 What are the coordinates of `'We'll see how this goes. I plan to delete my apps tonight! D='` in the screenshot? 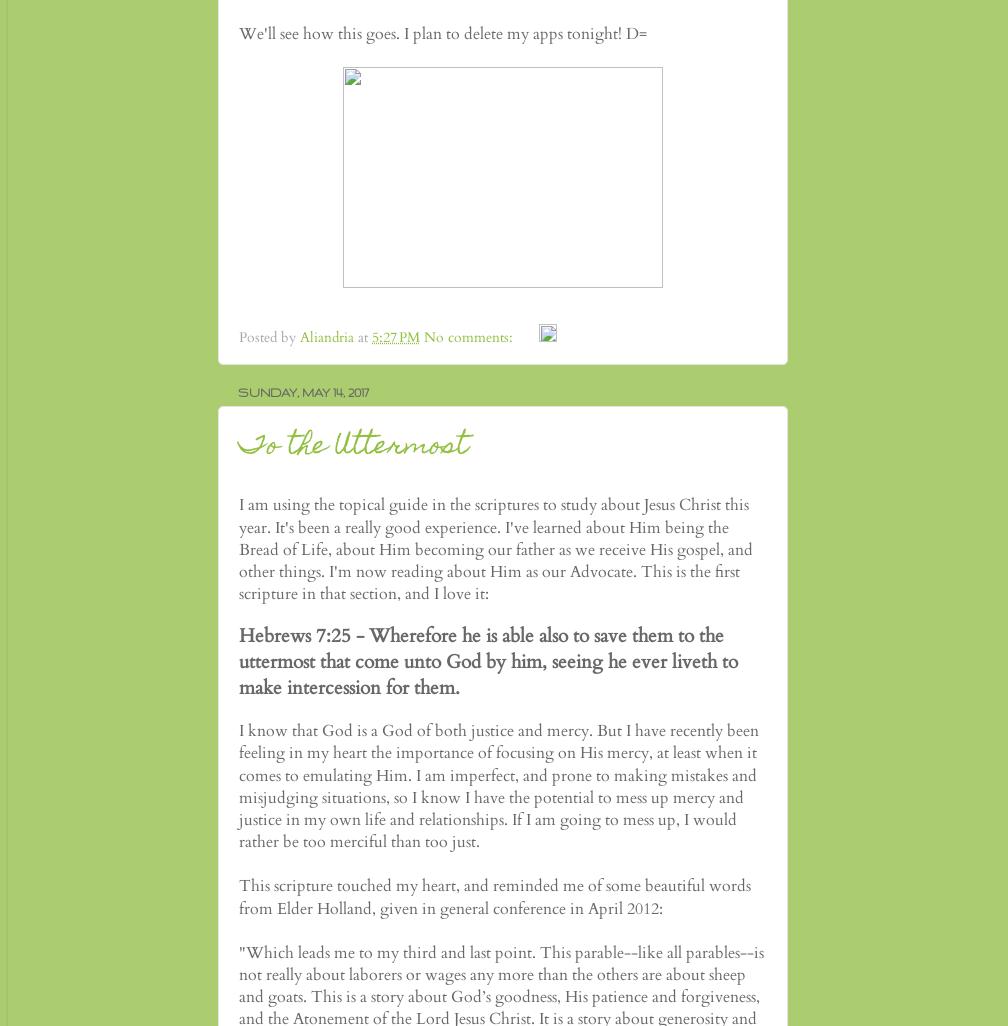 It's located at (238, 33).